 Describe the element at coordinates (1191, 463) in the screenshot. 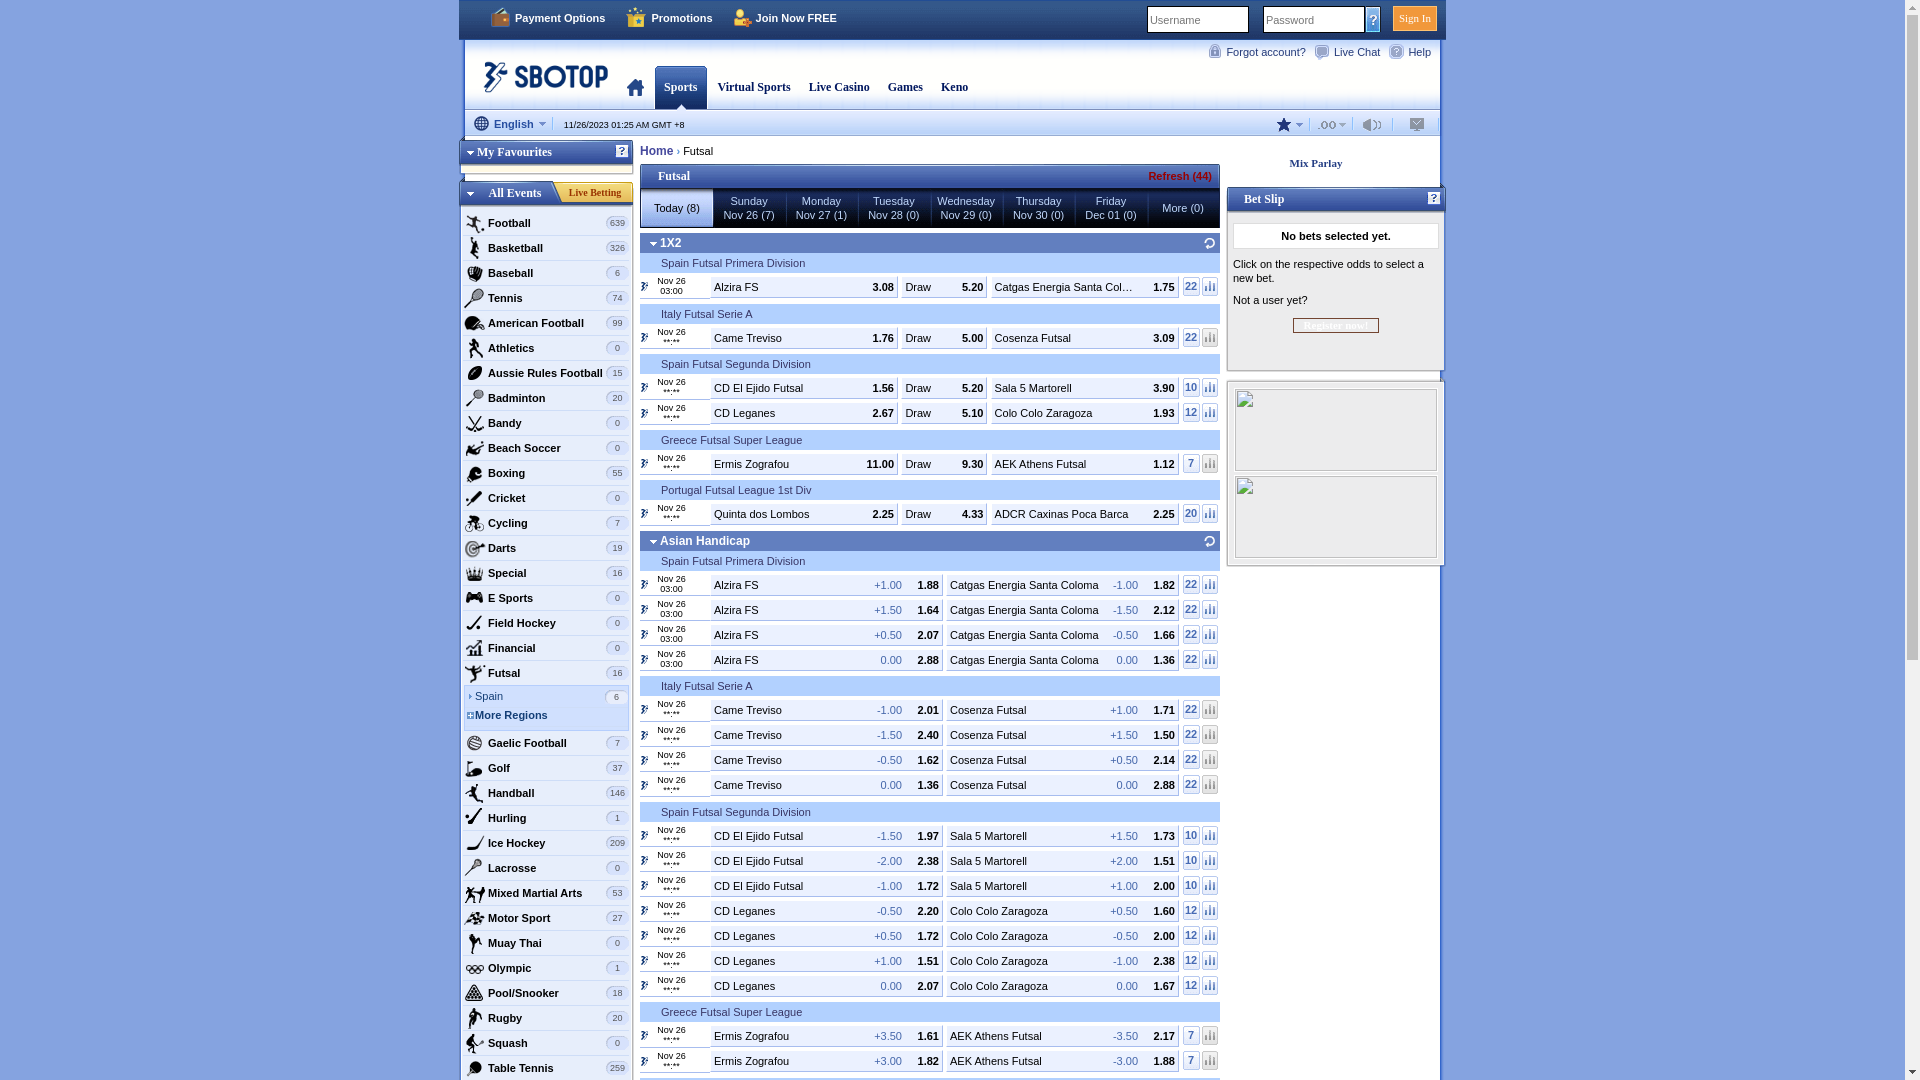

I see `'7'` at that location.